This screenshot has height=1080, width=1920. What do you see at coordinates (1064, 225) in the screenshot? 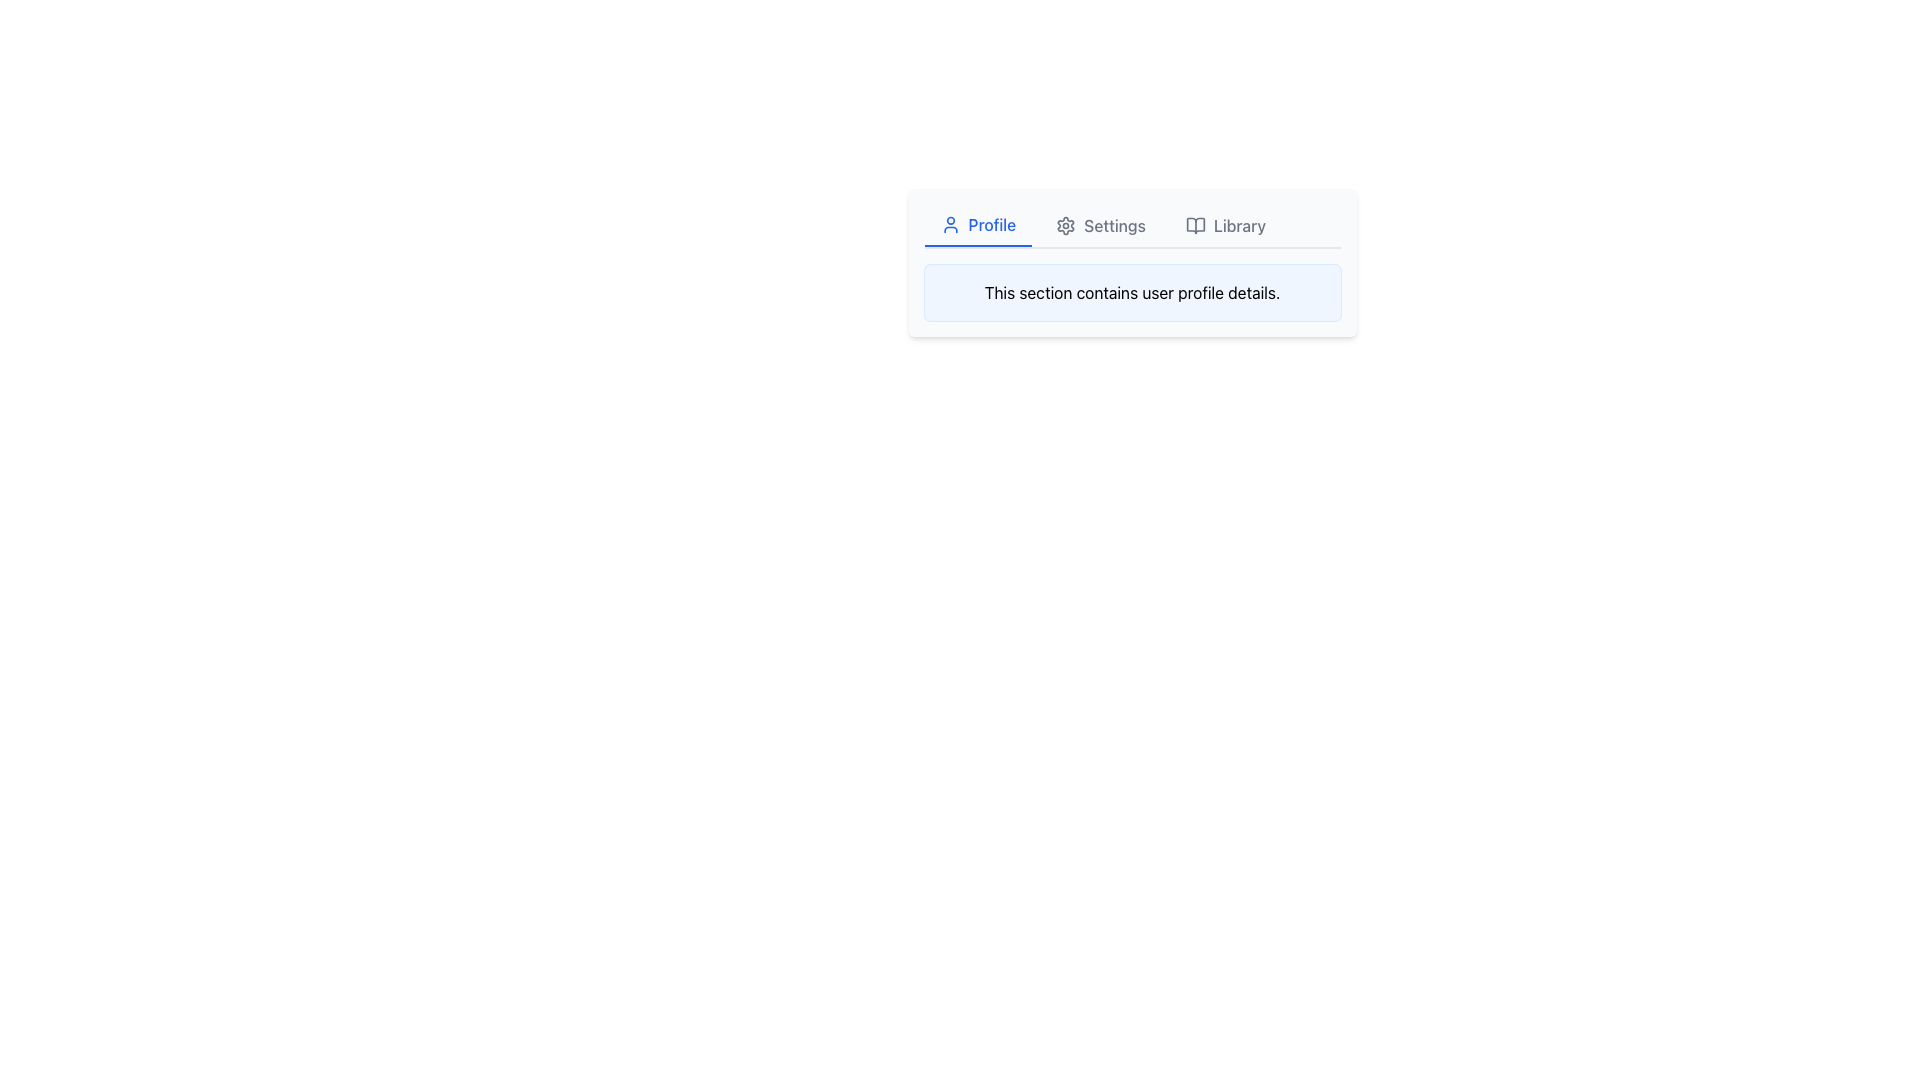
I see `the circular gear icon located to the left of the 'Settings' text in the menu bar` at bounding box center [1064, 225].